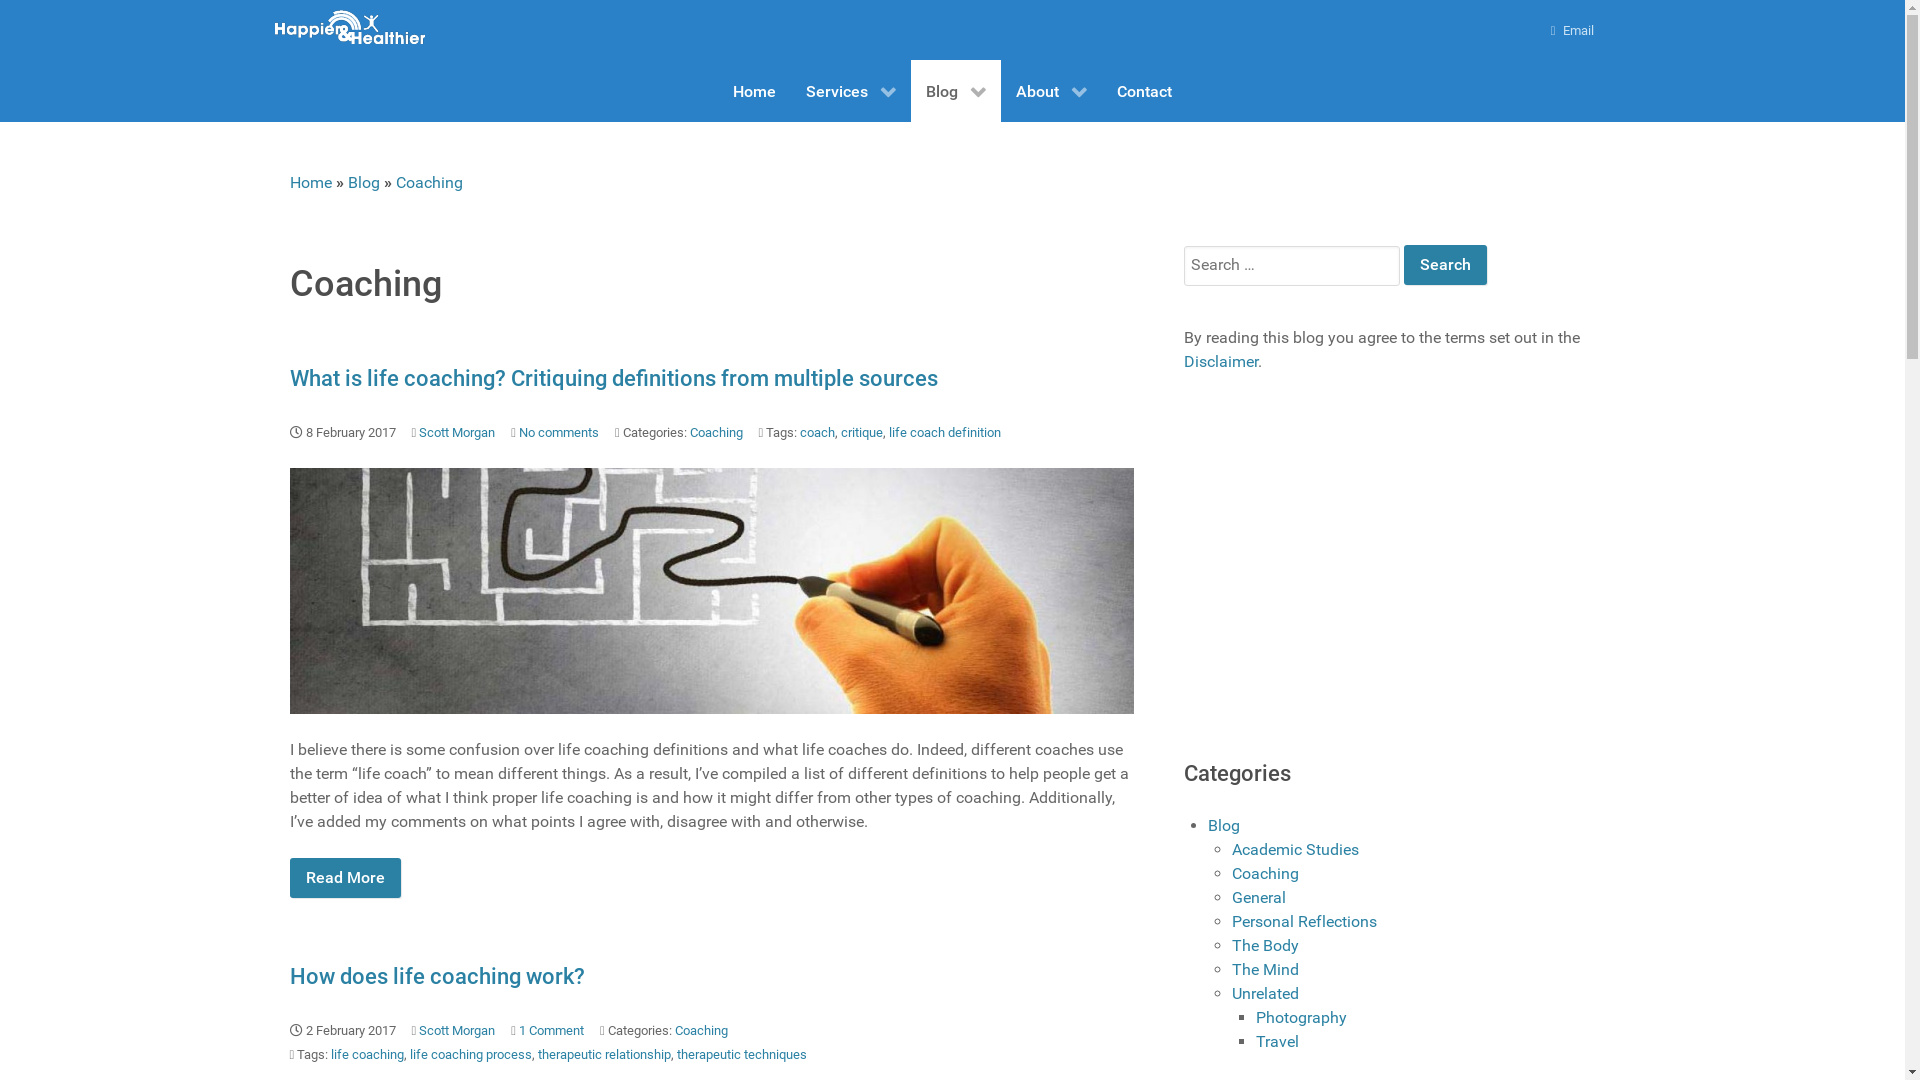  I want to click on 'life coaching process', so click(469, 1053).